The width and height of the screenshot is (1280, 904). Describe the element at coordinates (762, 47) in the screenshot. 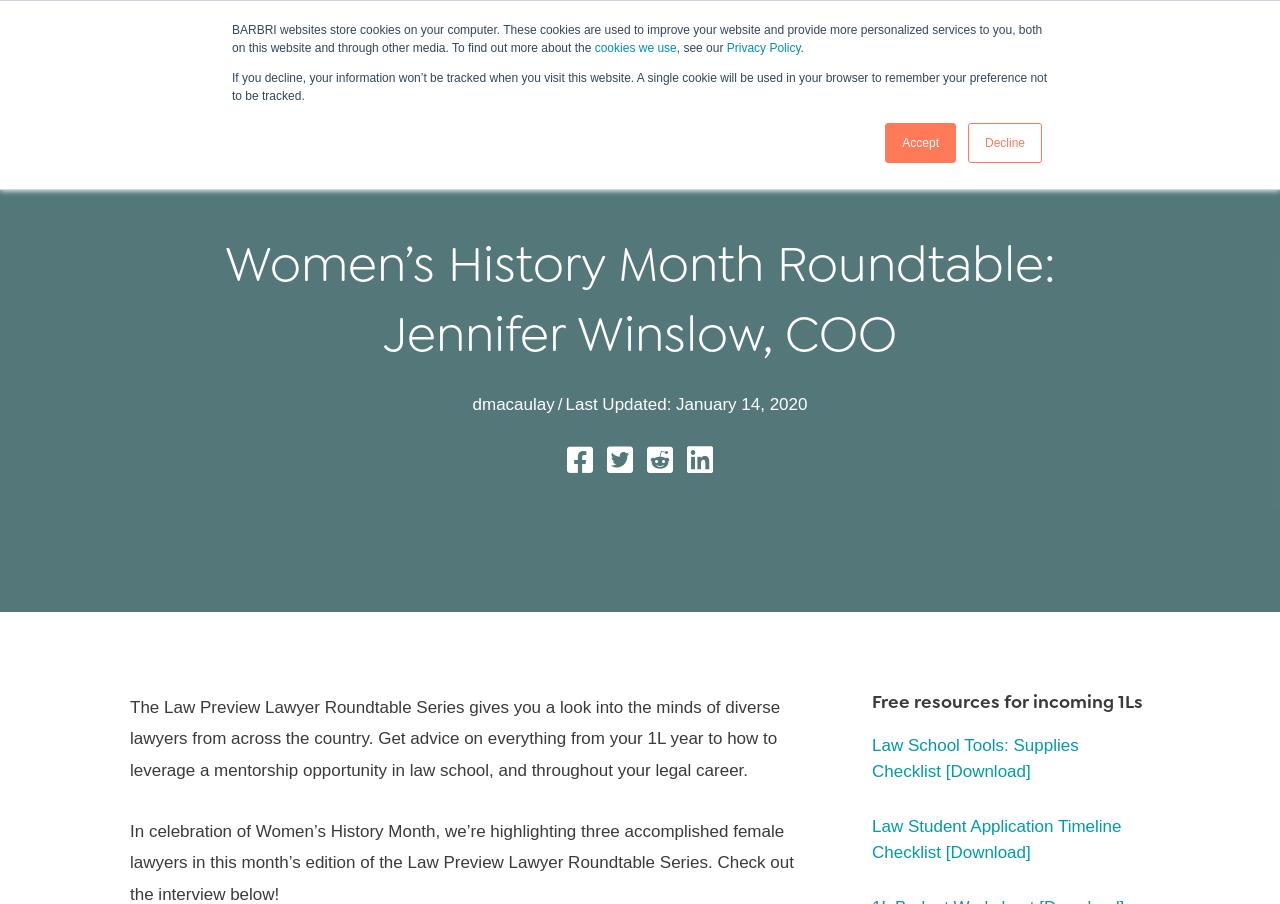

I see `'Privacy Policy'` at that location.